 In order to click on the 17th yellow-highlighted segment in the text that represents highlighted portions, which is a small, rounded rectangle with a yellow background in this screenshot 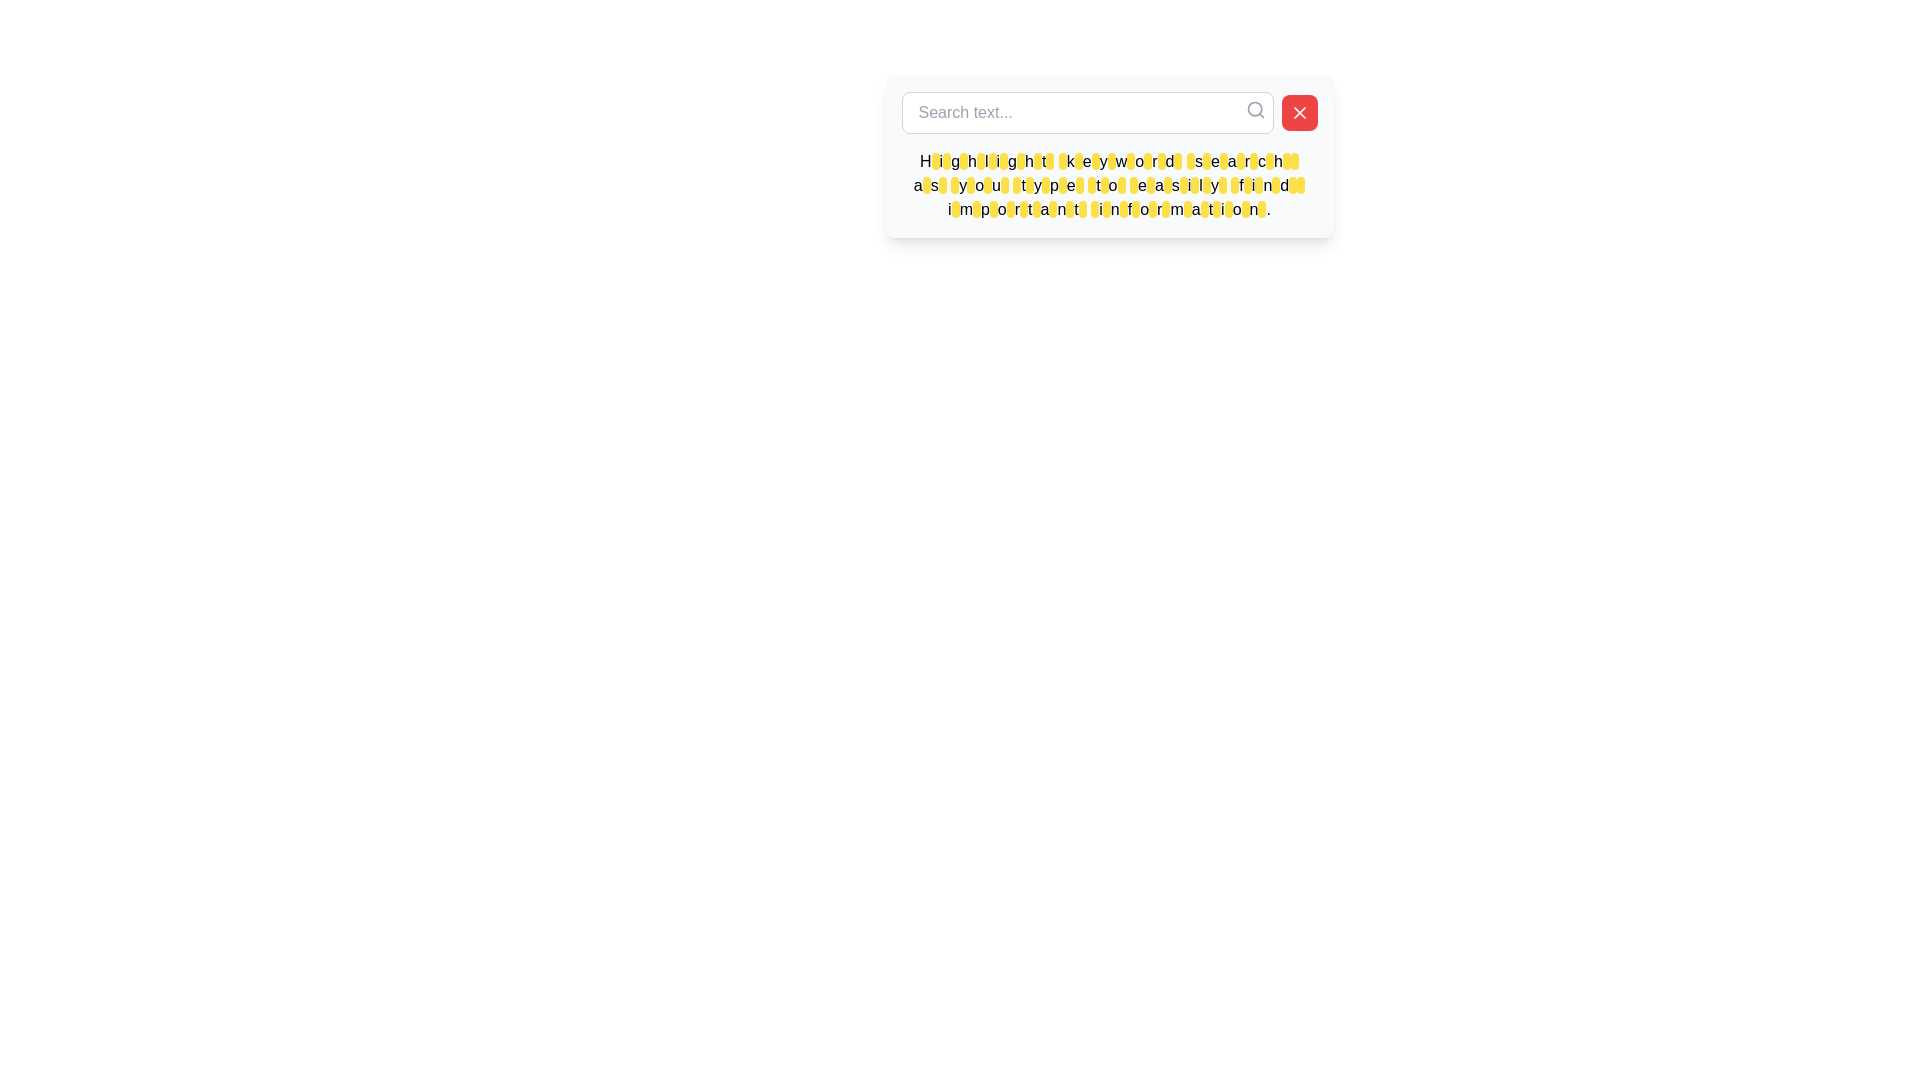, I will do `click(1178, 160)`.